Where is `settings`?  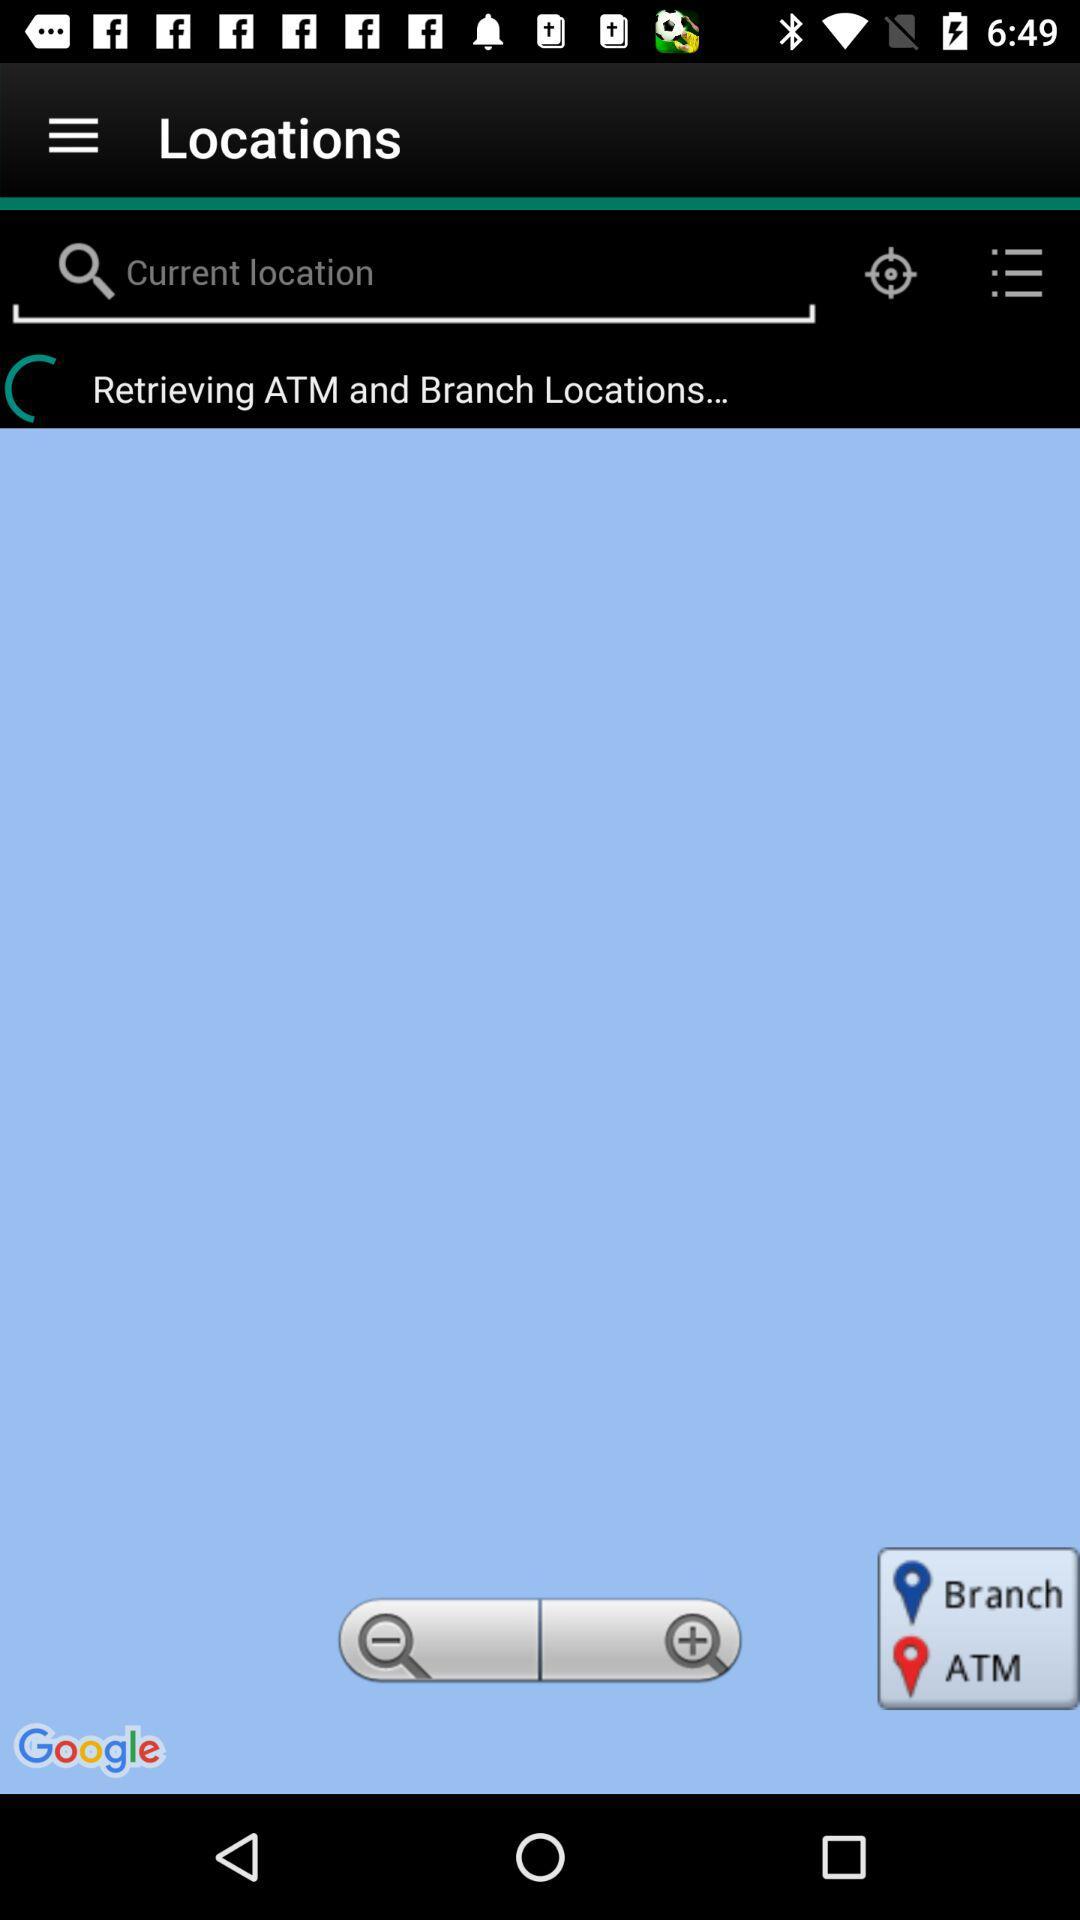
settings is located at coordinates (644, 1646).